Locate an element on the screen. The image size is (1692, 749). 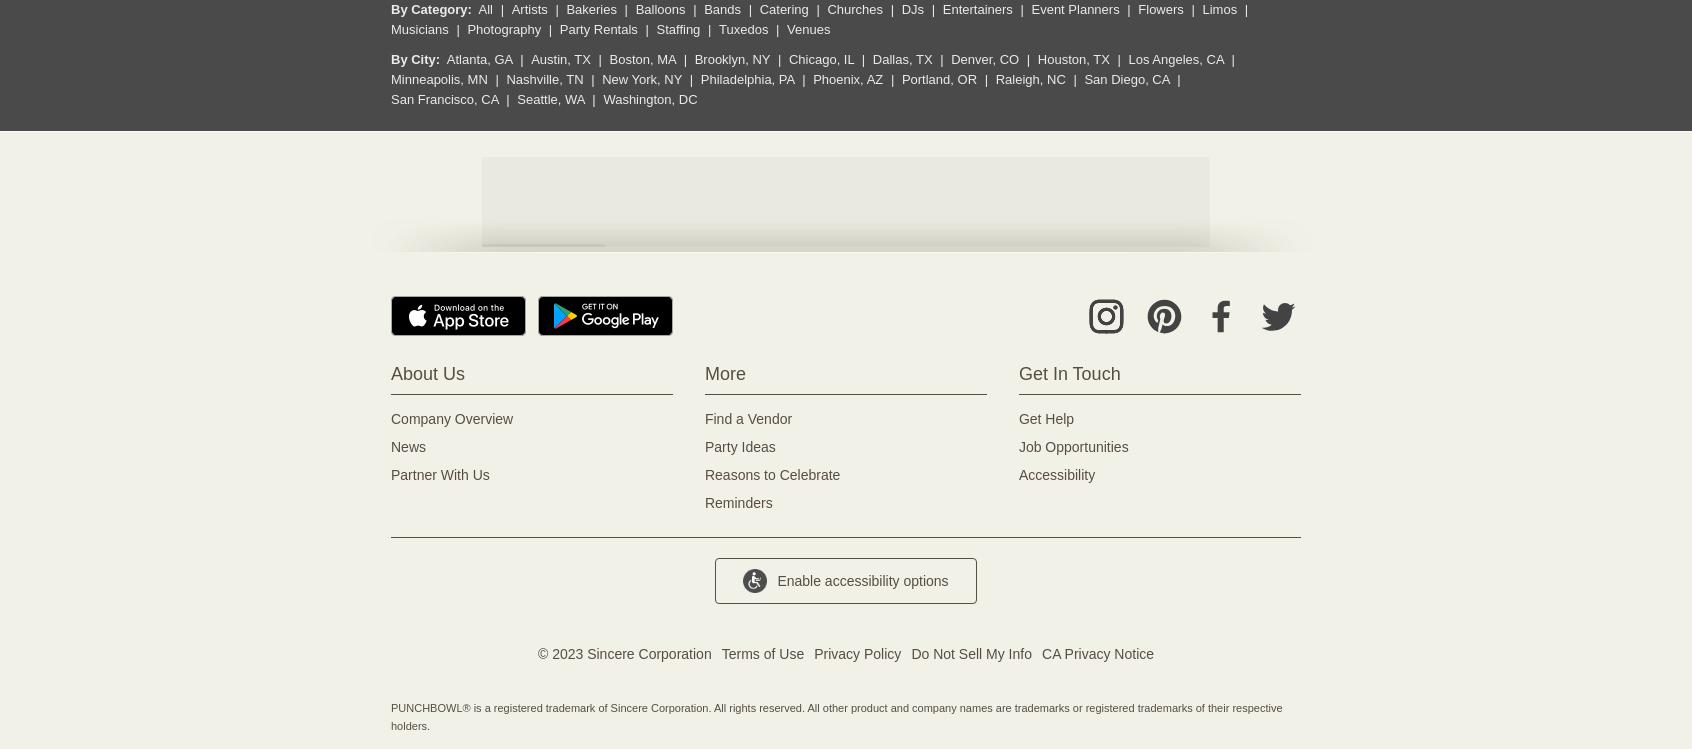
'Limos' is located at coordinates (1201, 9).